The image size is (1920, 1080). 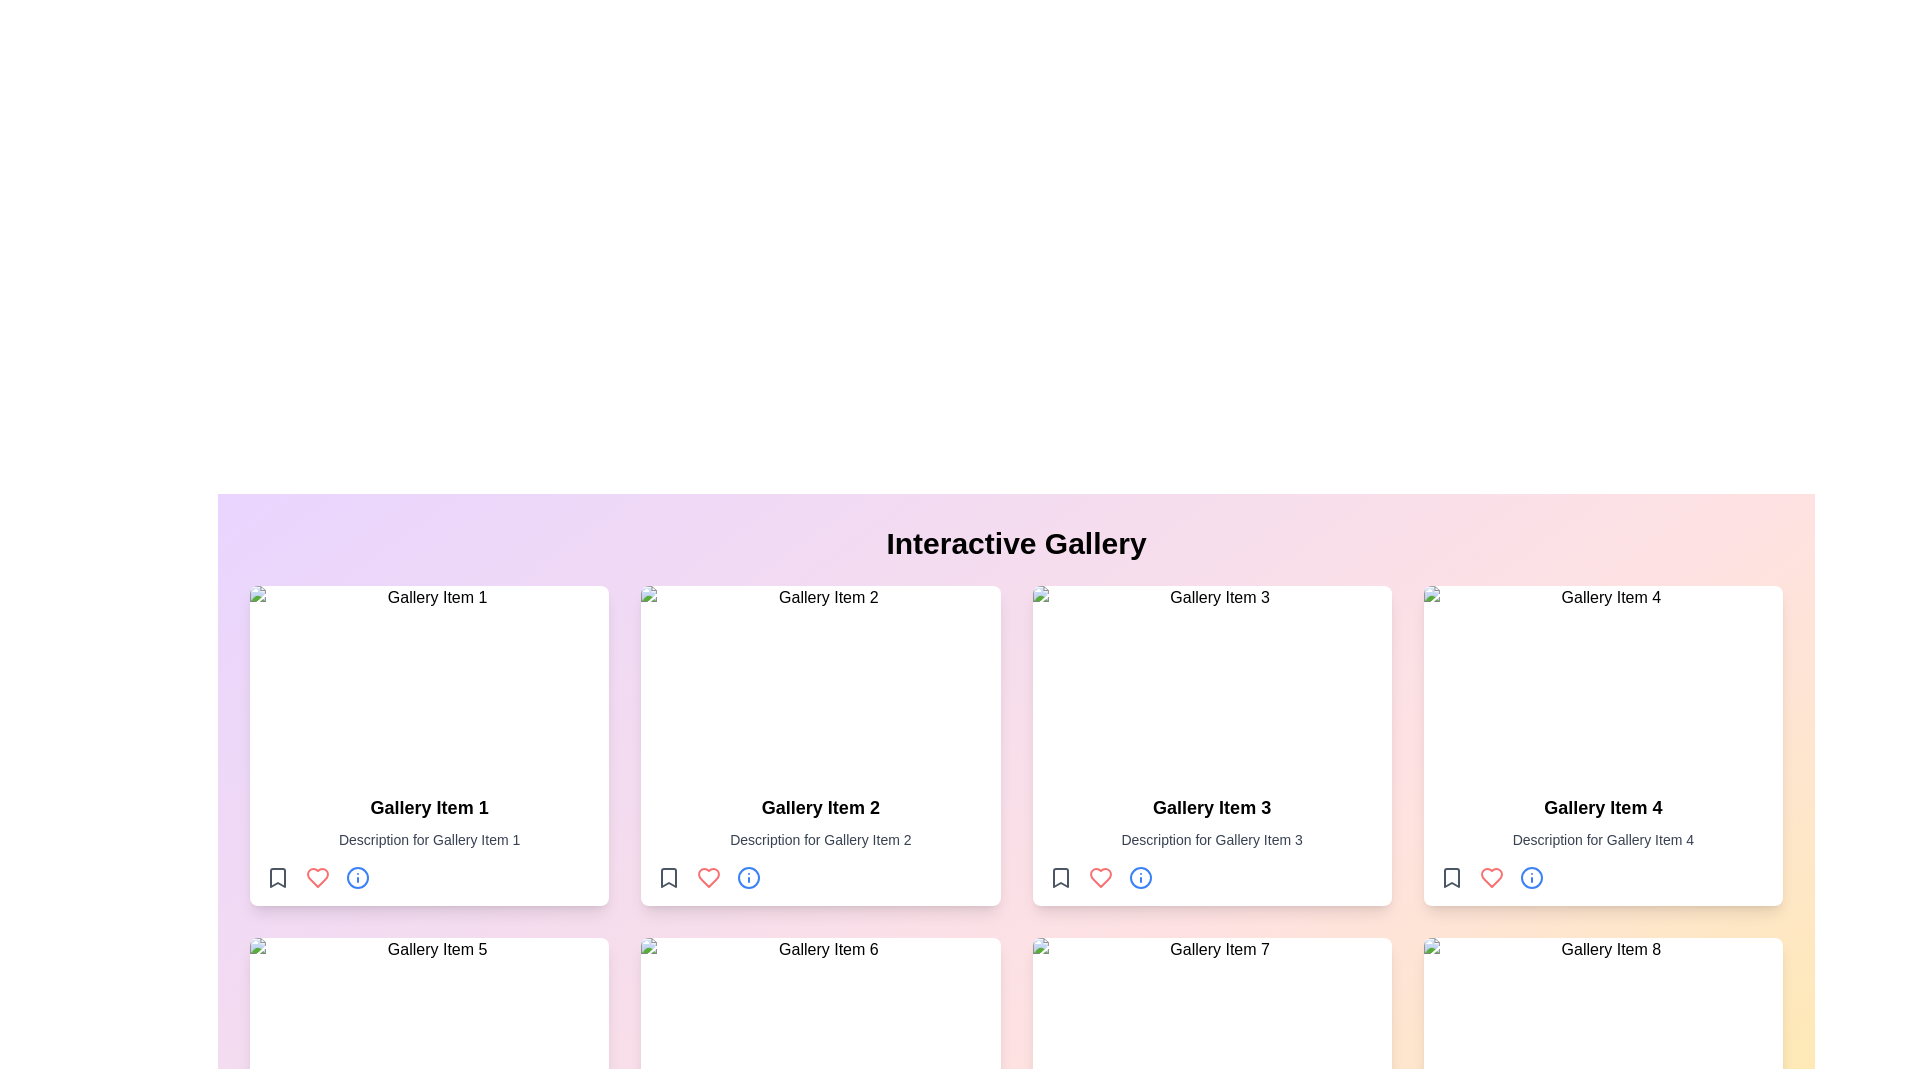 What do you see at coordinates (669, 877) in the screenshot?
I see `the bookmark icon located in the bottom-left corner of the card for 'Gallery Item 2'` at bounding box center [669, 877].